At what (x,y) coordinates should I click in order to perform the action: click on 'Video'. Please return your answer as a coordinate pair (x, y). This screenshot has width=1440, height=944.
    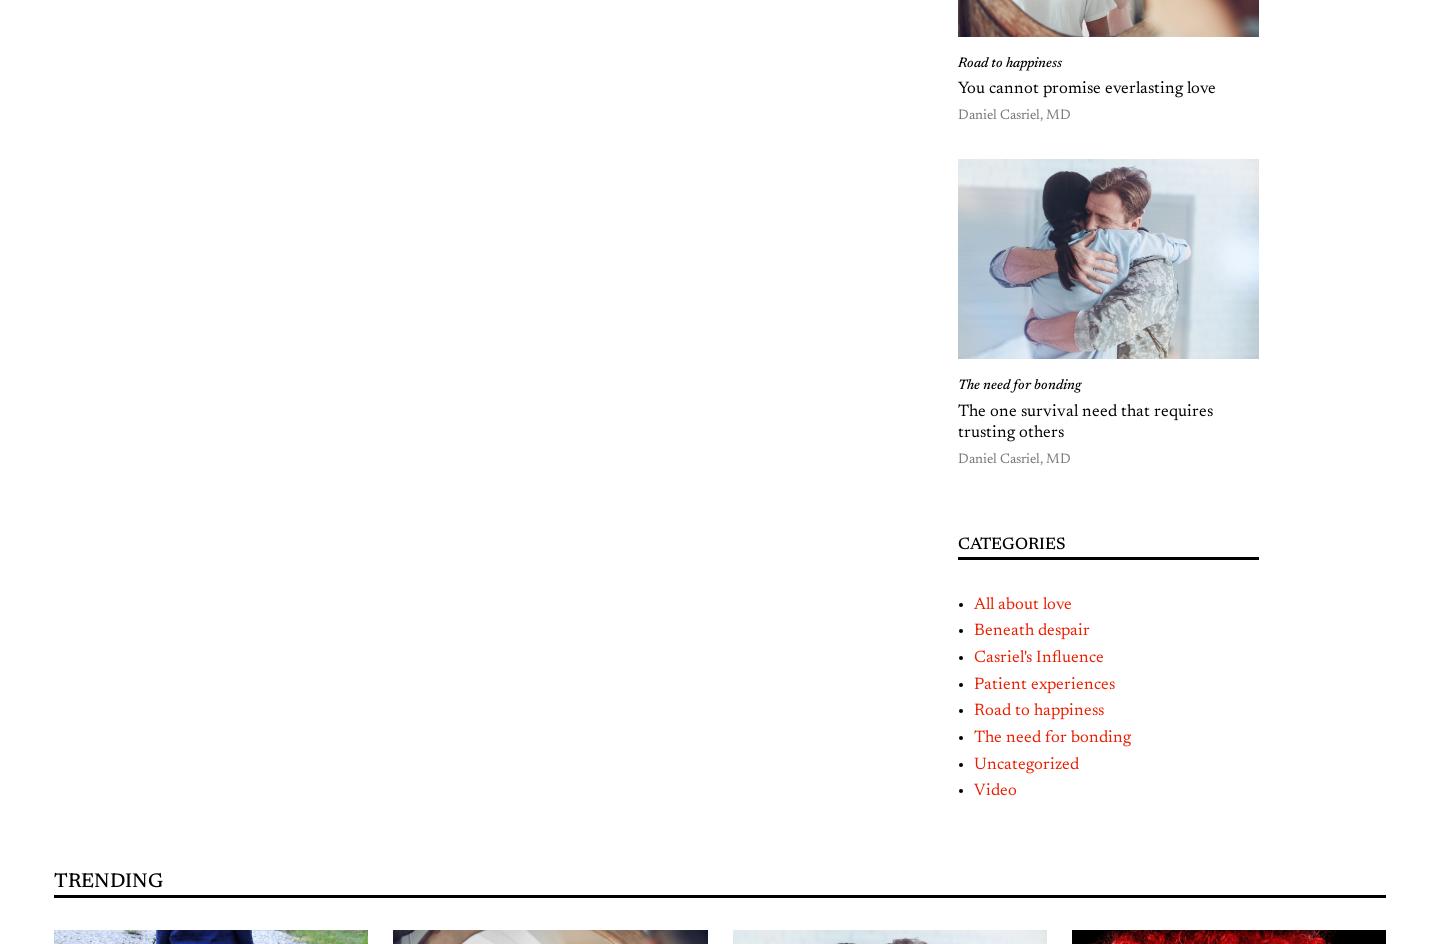
    Looking at the image, I should click on (994, 789).